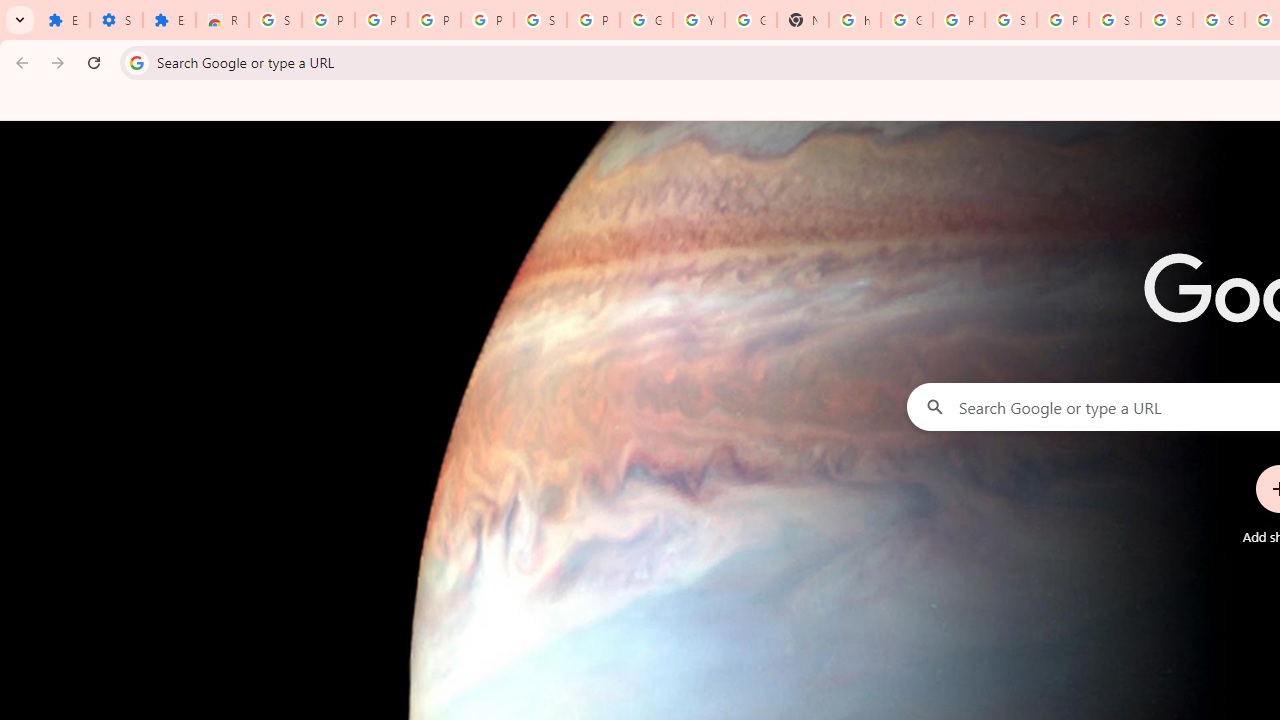 Image resolution: width=1280 pixels, height=720 pixels. What do you see at coordinates (803, 20) in the screenshot?
I see `'New Tab'` at bounding box center [803, 20].